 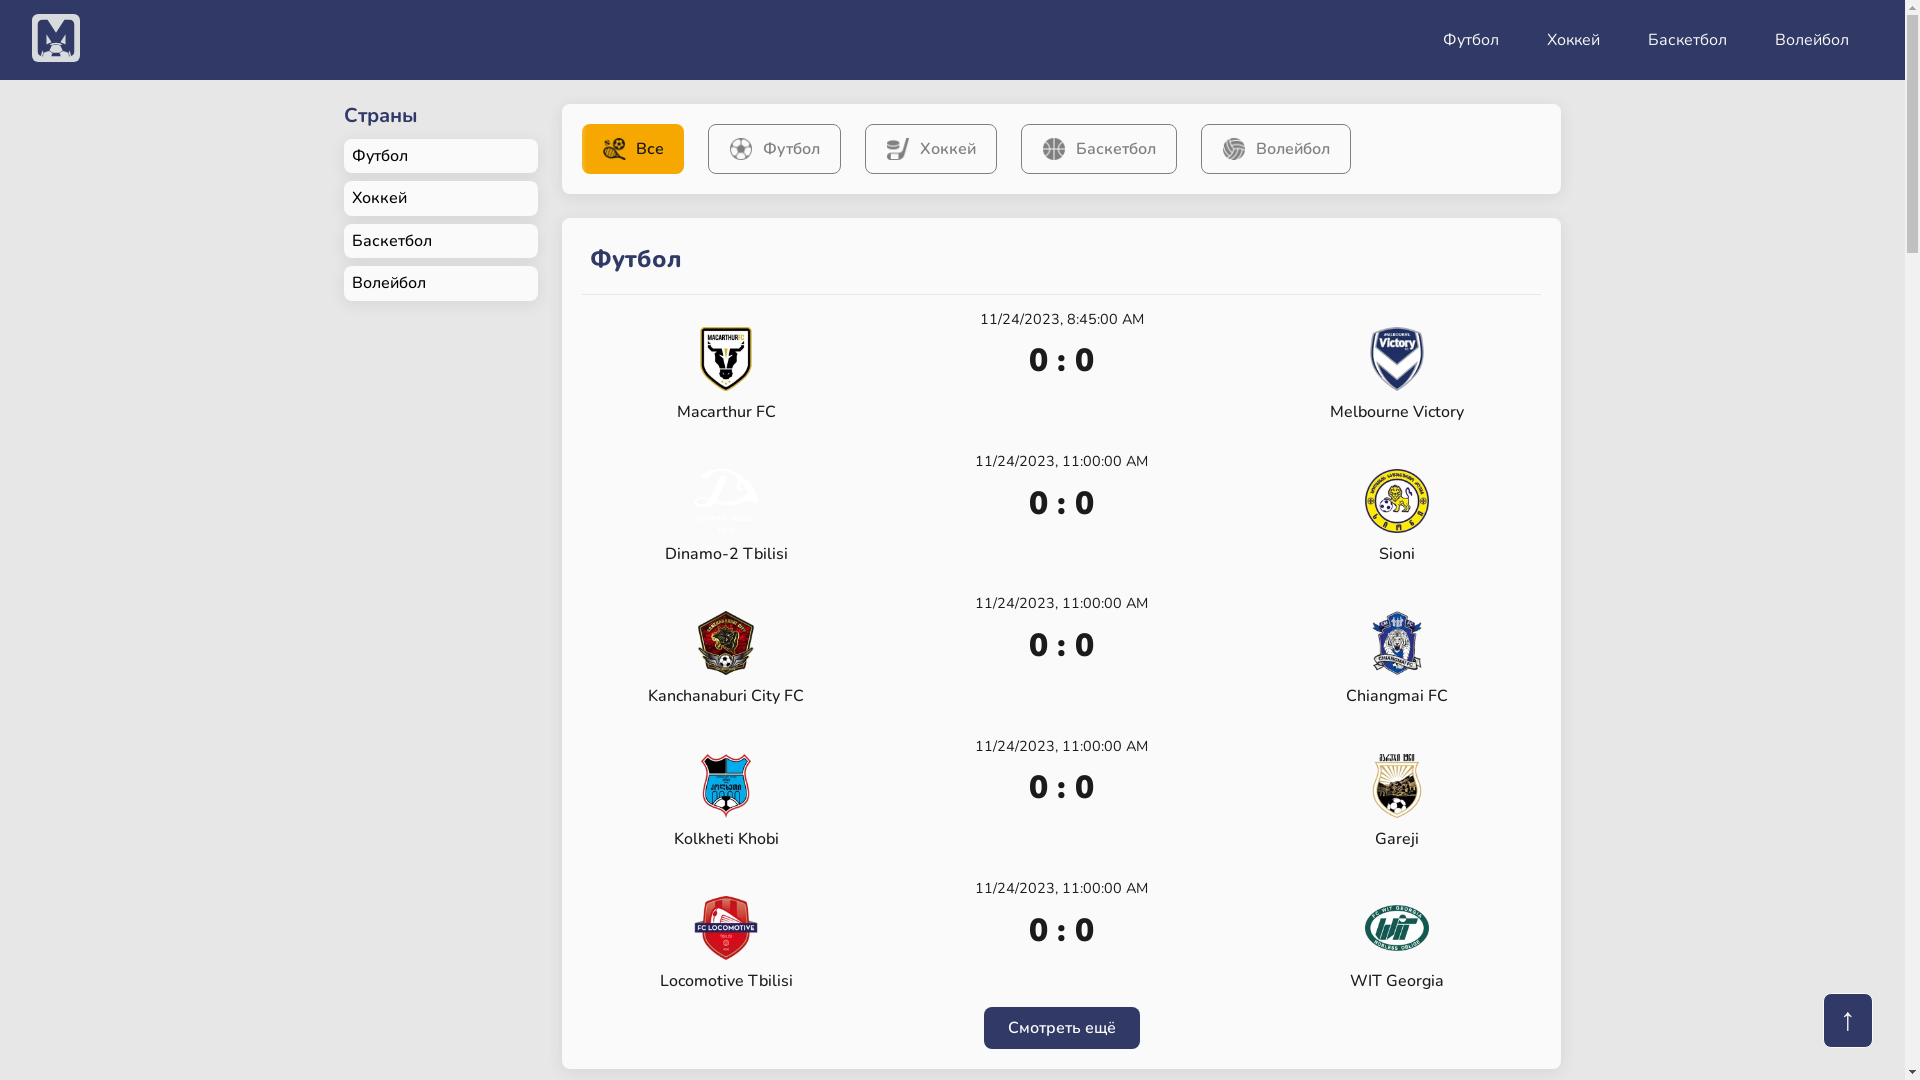 I want to click on 'Kolkheti Khobi', so click(x=724, y=800).